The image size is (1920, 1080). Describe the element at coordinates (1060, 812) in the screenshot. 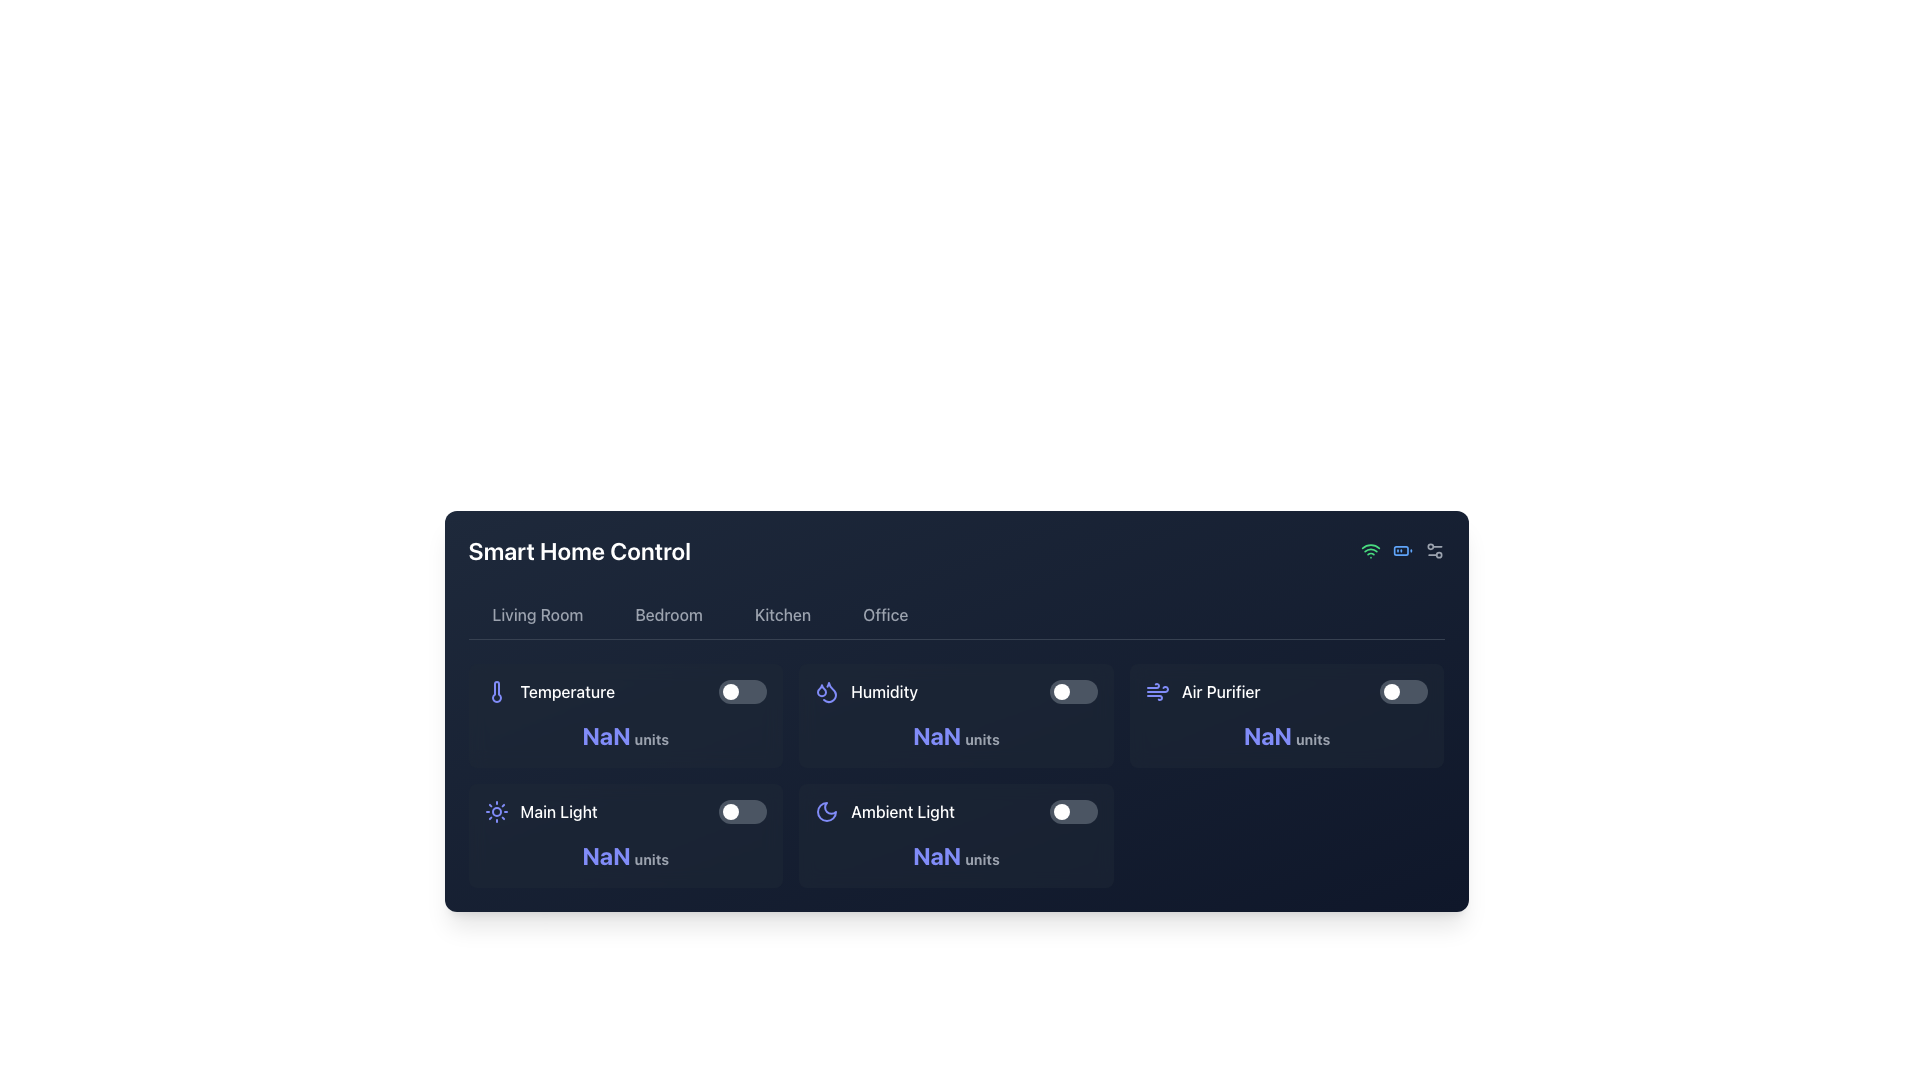

I see `the toggle switch thumb located on the rightmost side of the row labeled 'Ambient Light'` at that location.